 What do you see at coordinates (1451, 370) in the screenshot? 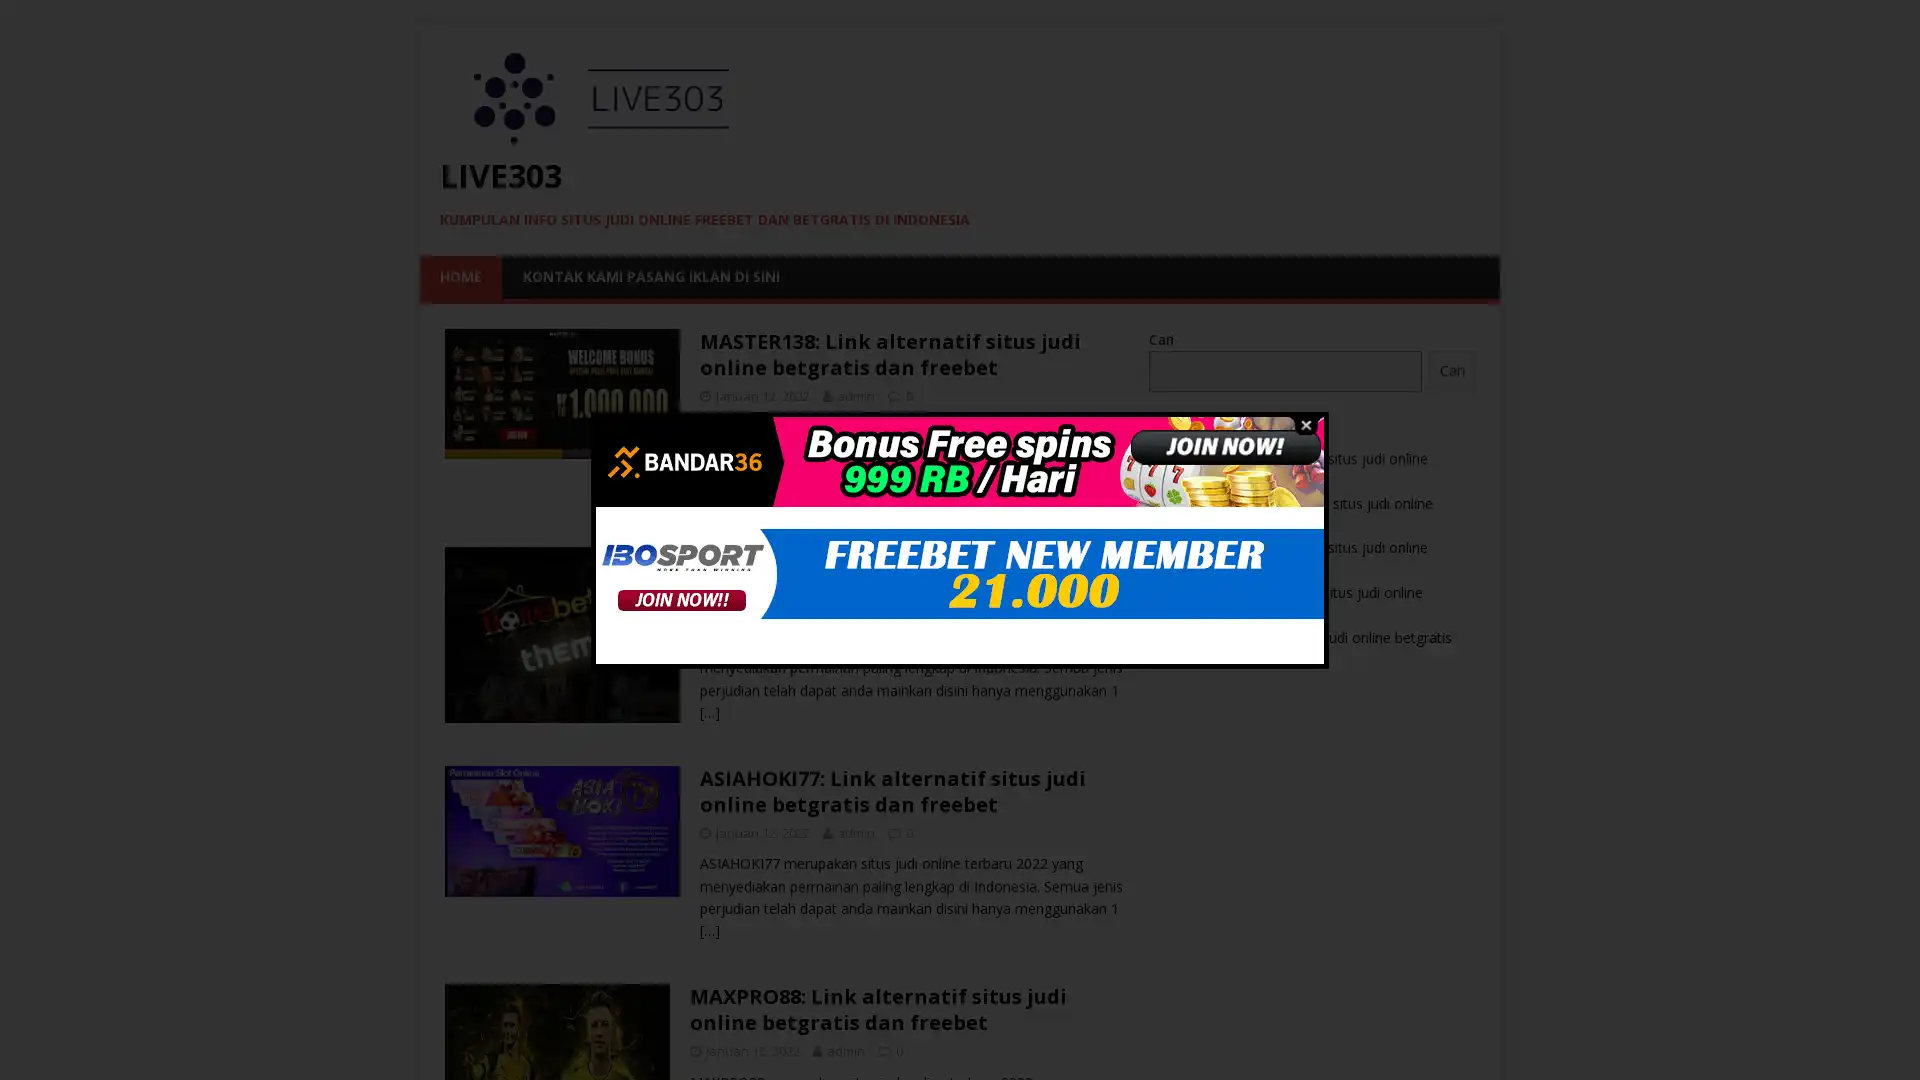
I see `Cari` at bounding box center [1451, 370].